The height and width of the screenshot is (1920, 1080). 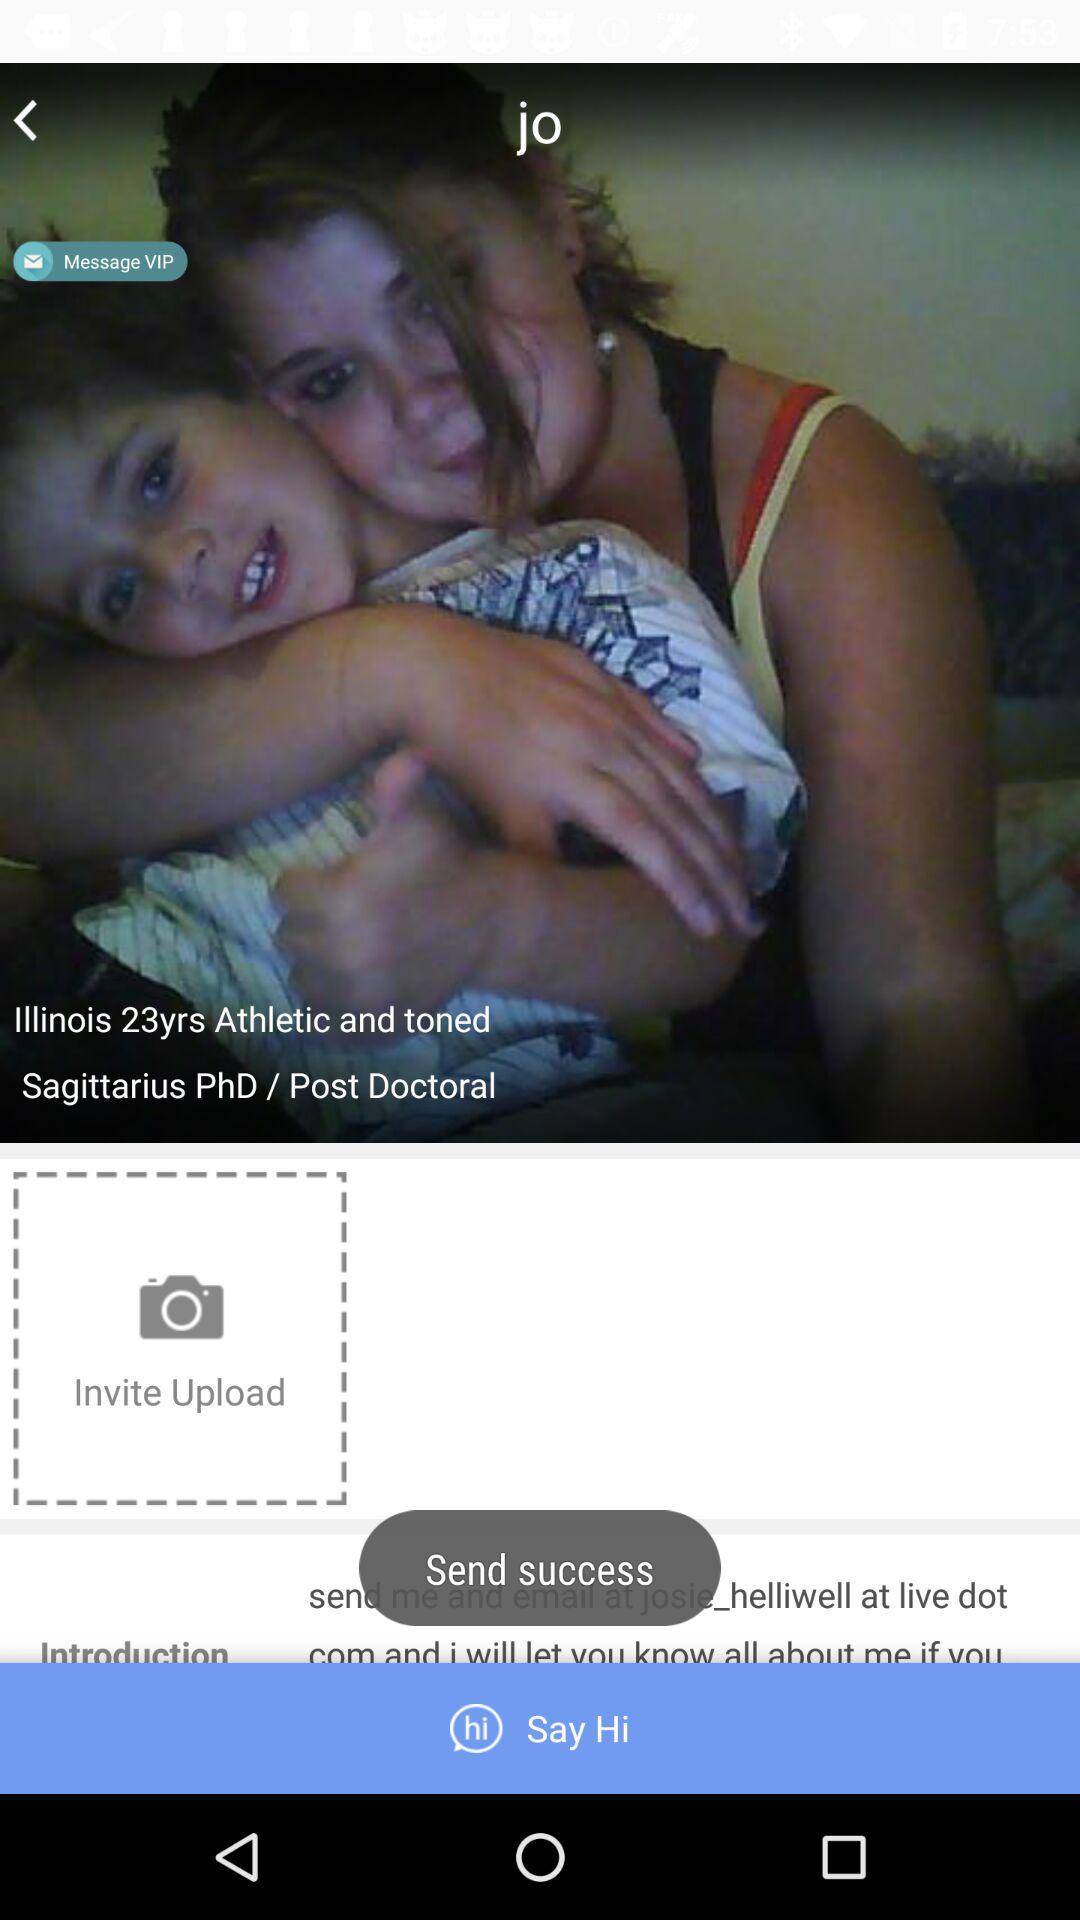 I want to click on the message icon in the image, so click(x=33, y=260).